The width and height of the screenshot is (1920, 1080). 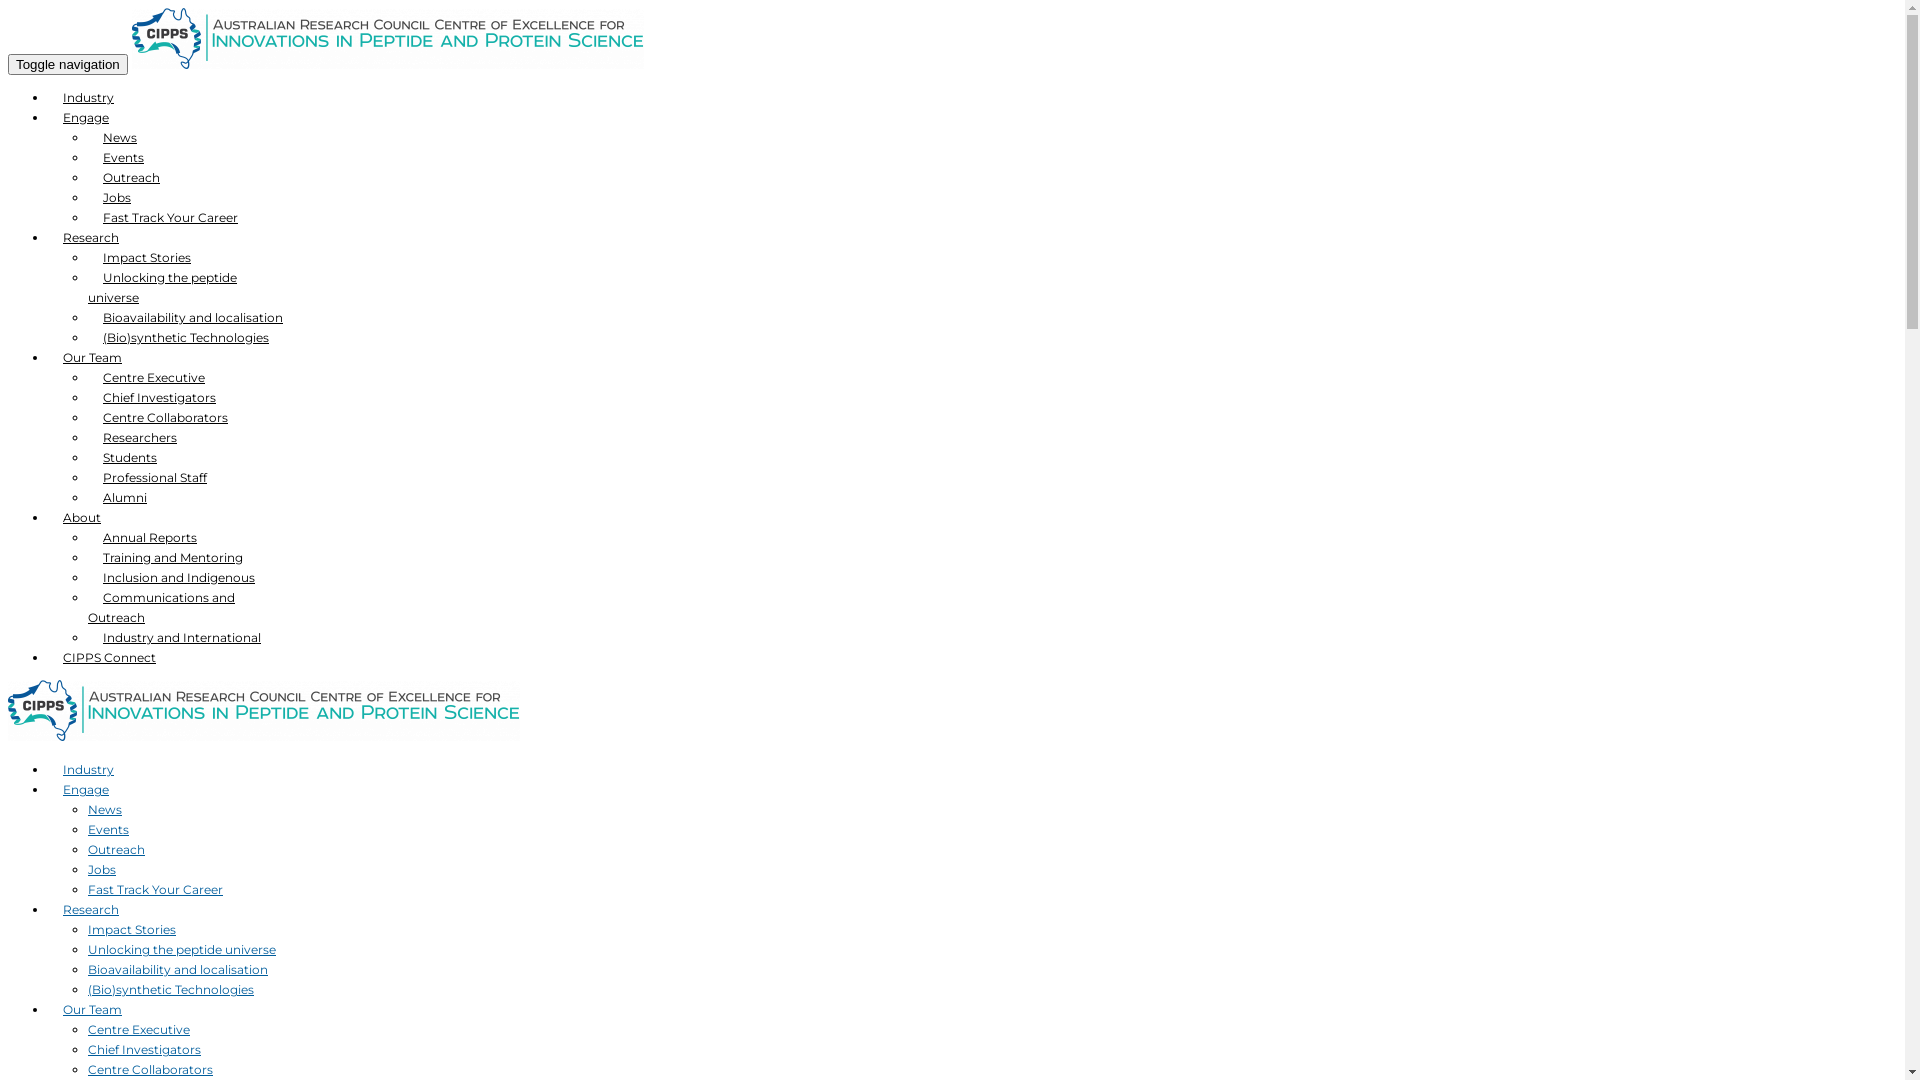 What do you see at coordinates (86, 336) in the screenshot?
I see `'(Bio)synthetic Technologies'` at bounding box center [86, 336].